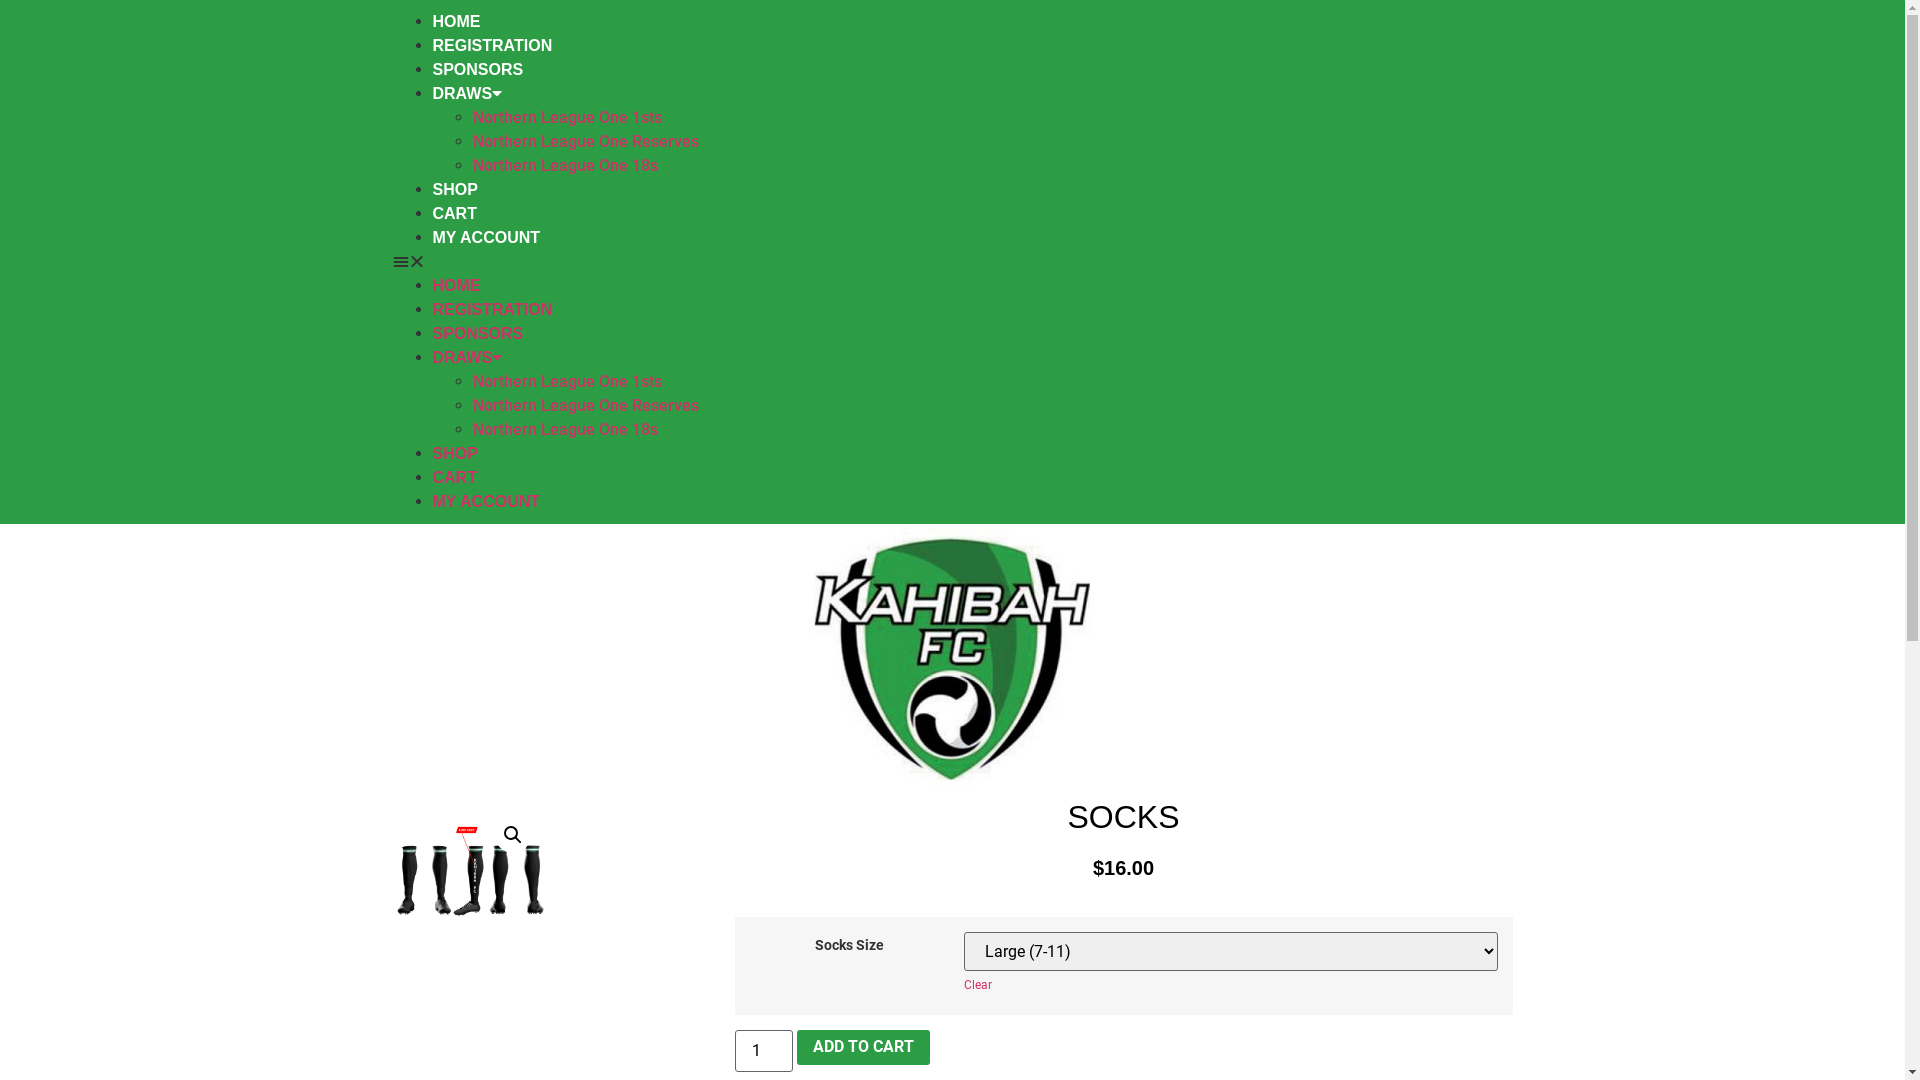 This screenshot has width=1920, height=1080. I want to click on 'REGISTRATION', so click(491, 45).